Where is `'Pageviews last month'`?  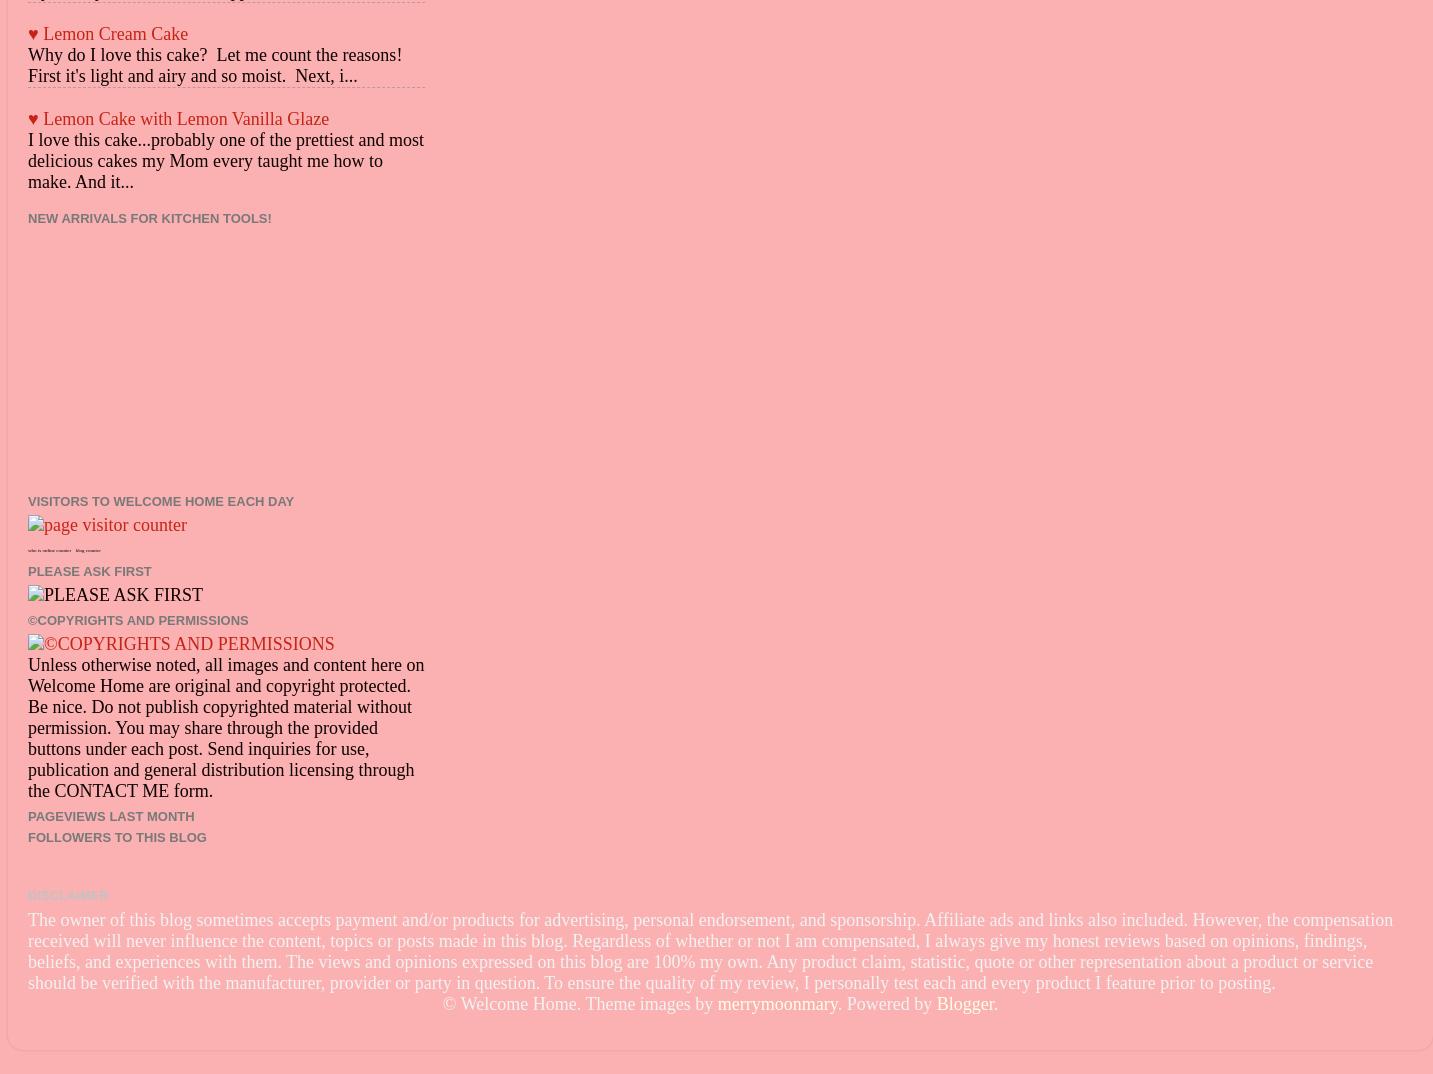 'Pageviews last month' is located at coordinates (110, 815).